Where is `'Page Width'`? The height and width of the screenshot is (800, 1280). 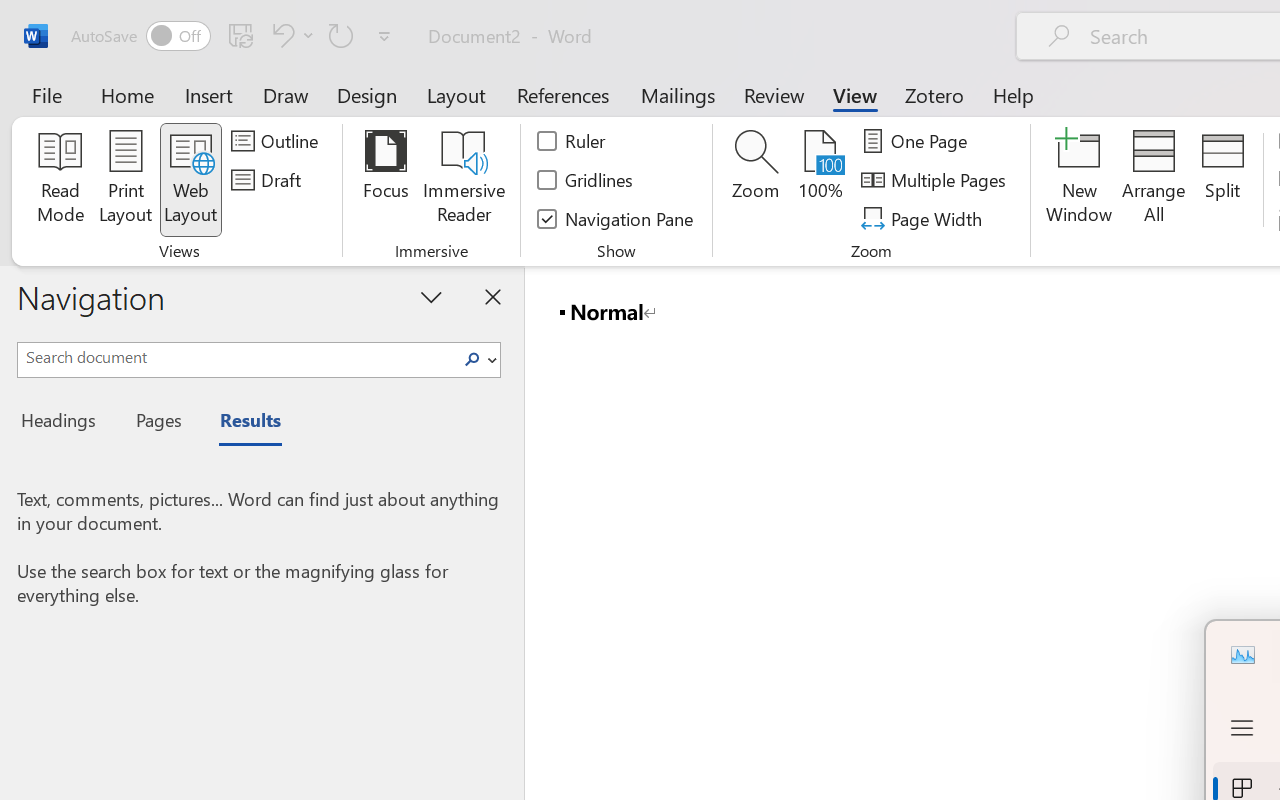 'Page Width' is located at coordinates (923, 218).